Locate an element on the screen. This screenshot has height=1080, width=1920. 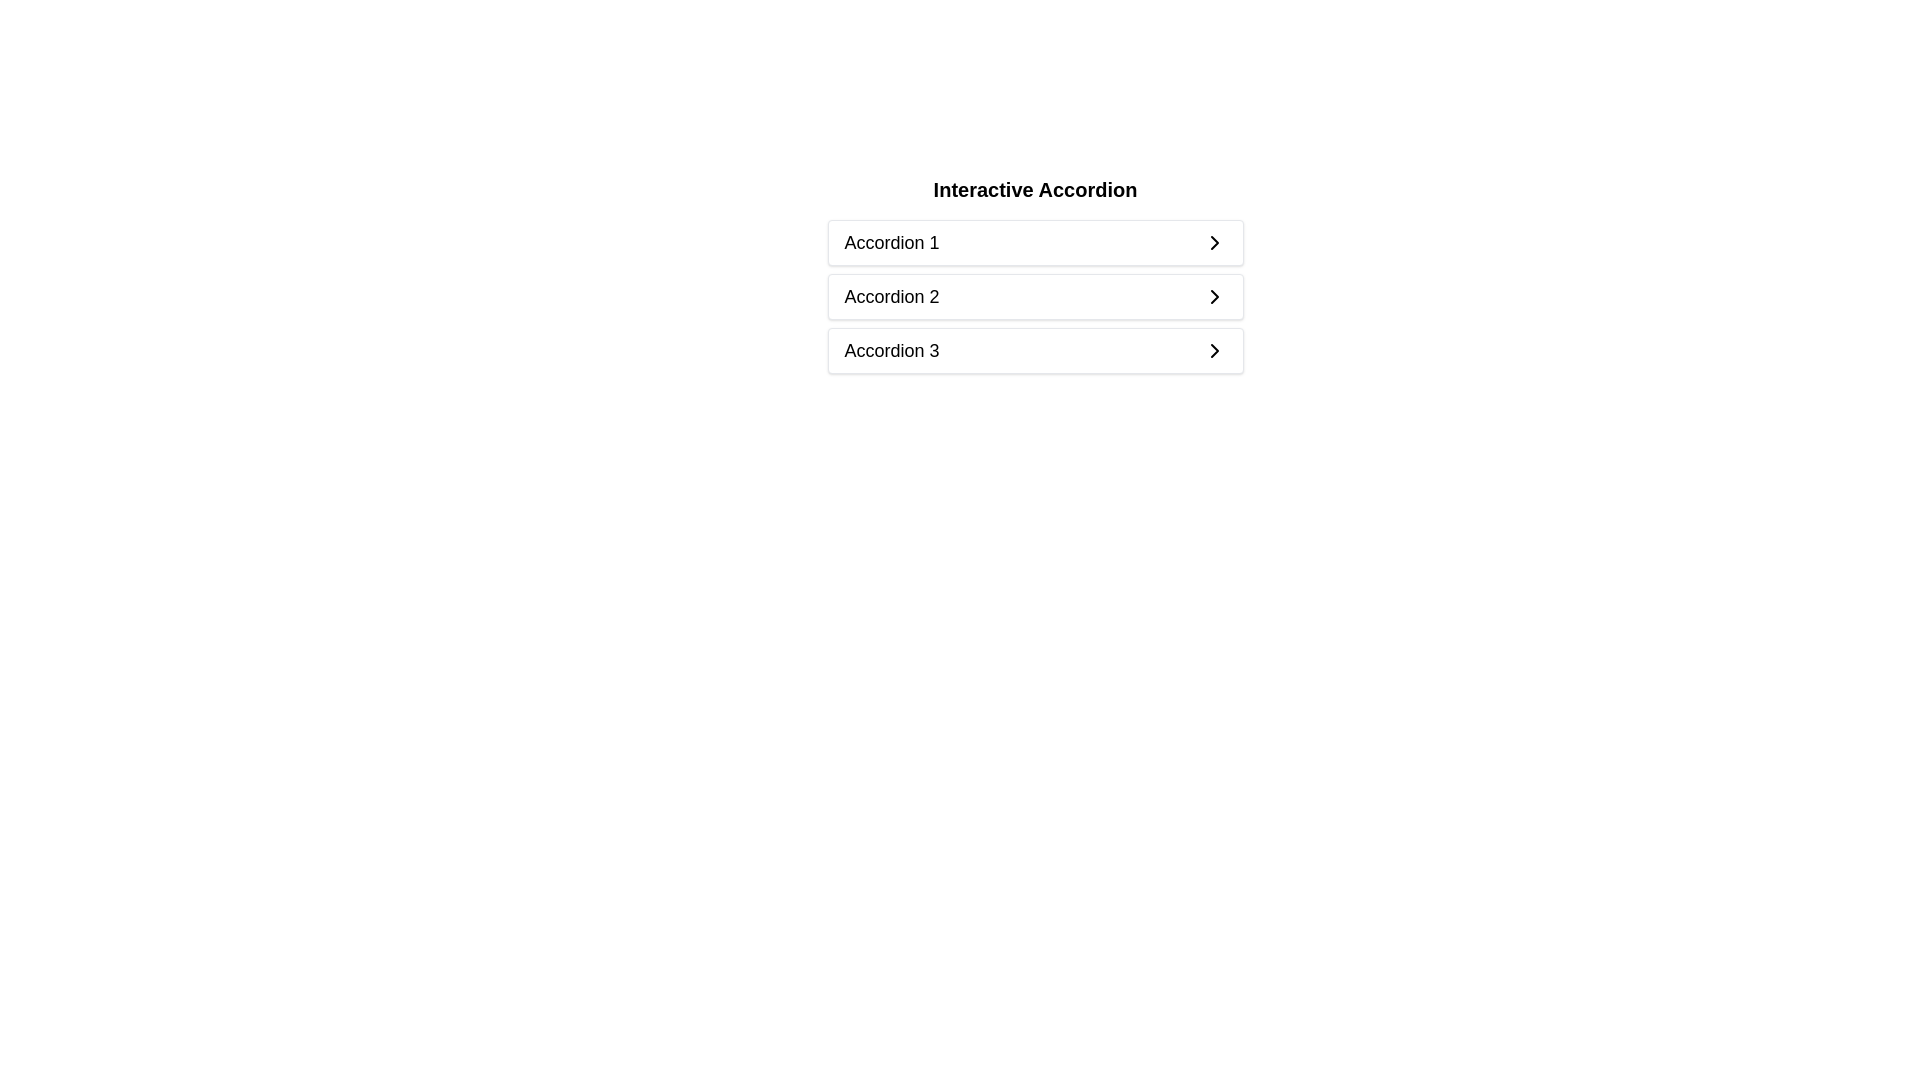
the rightward-pointing chevron-shaped icon located at the rightmost side of the first accordion item labeled 'Accordion 1' is located at coordinates (1213, 242).